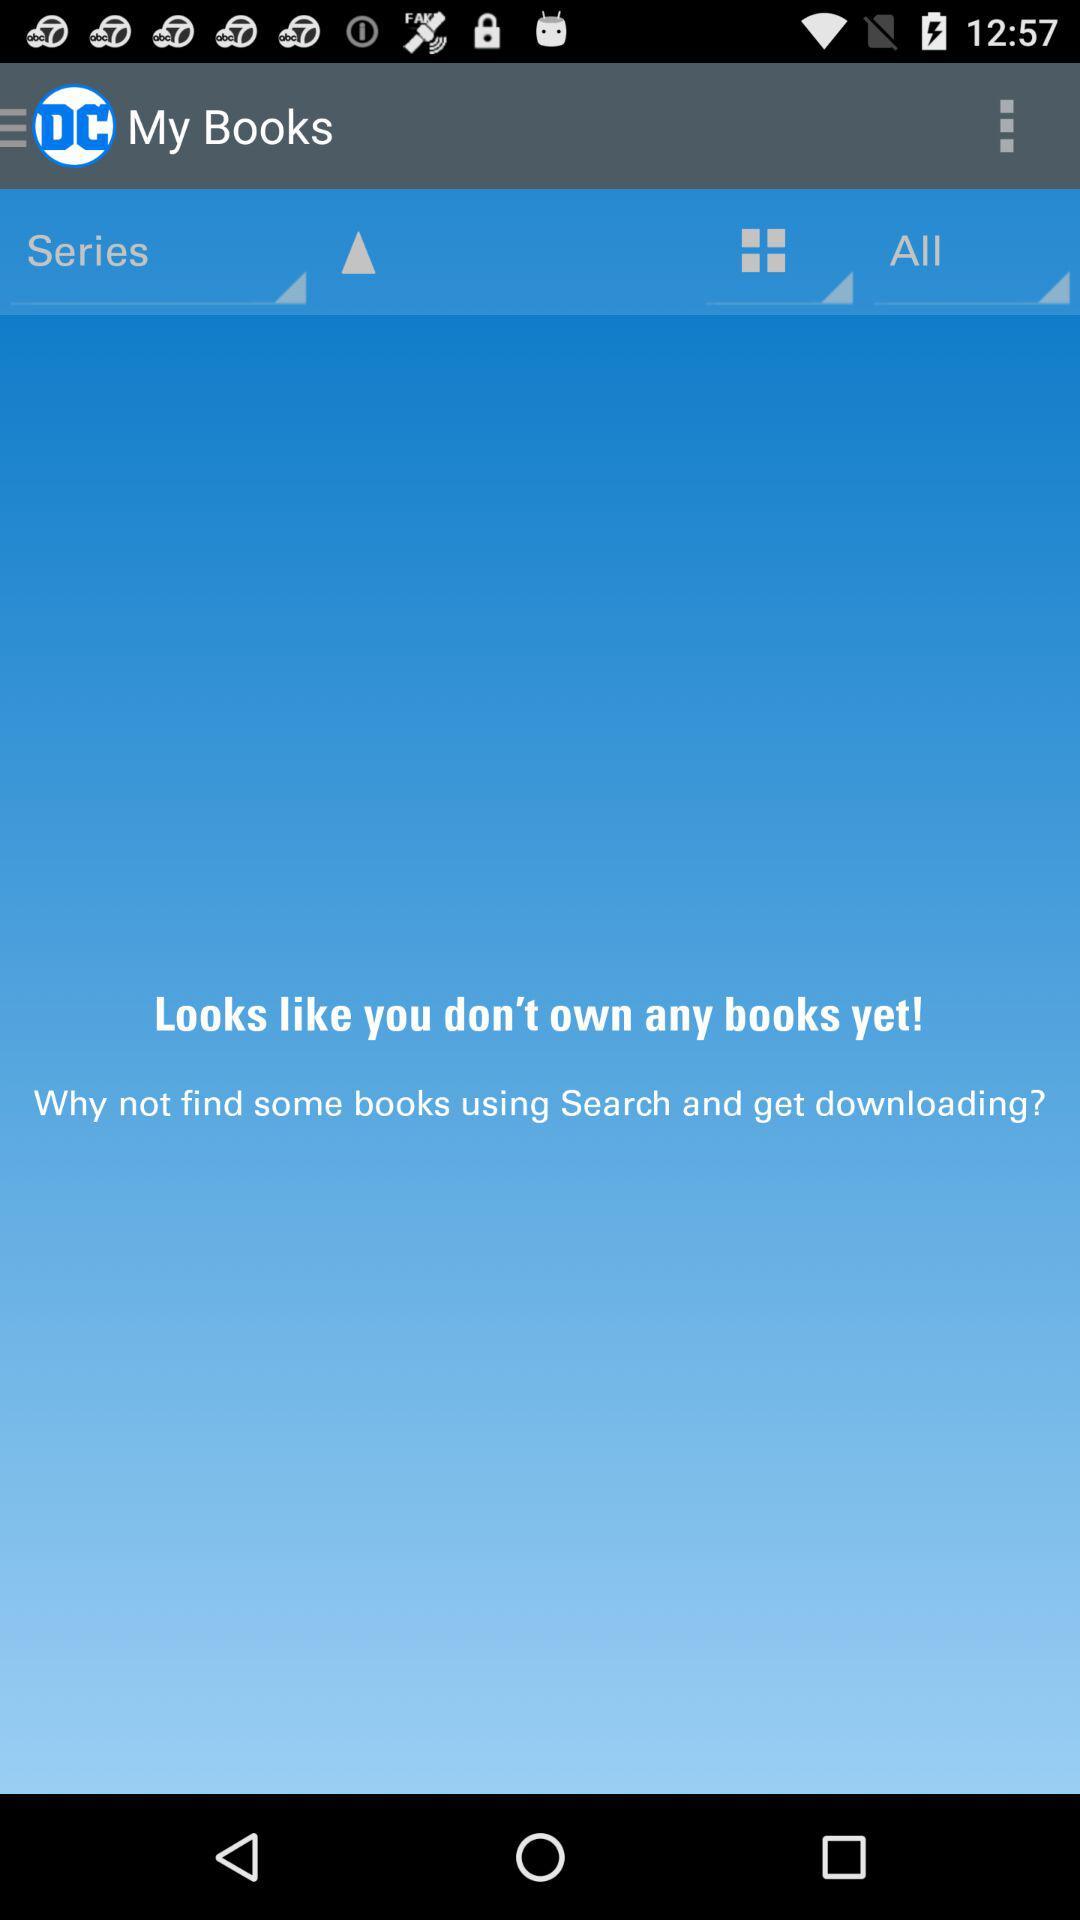 This screenshot has width=1080, height=1920. What do you see at coordinates (357, 251) in the screenshot?
I see `the item below the my books` at bounding box center [357, 251].